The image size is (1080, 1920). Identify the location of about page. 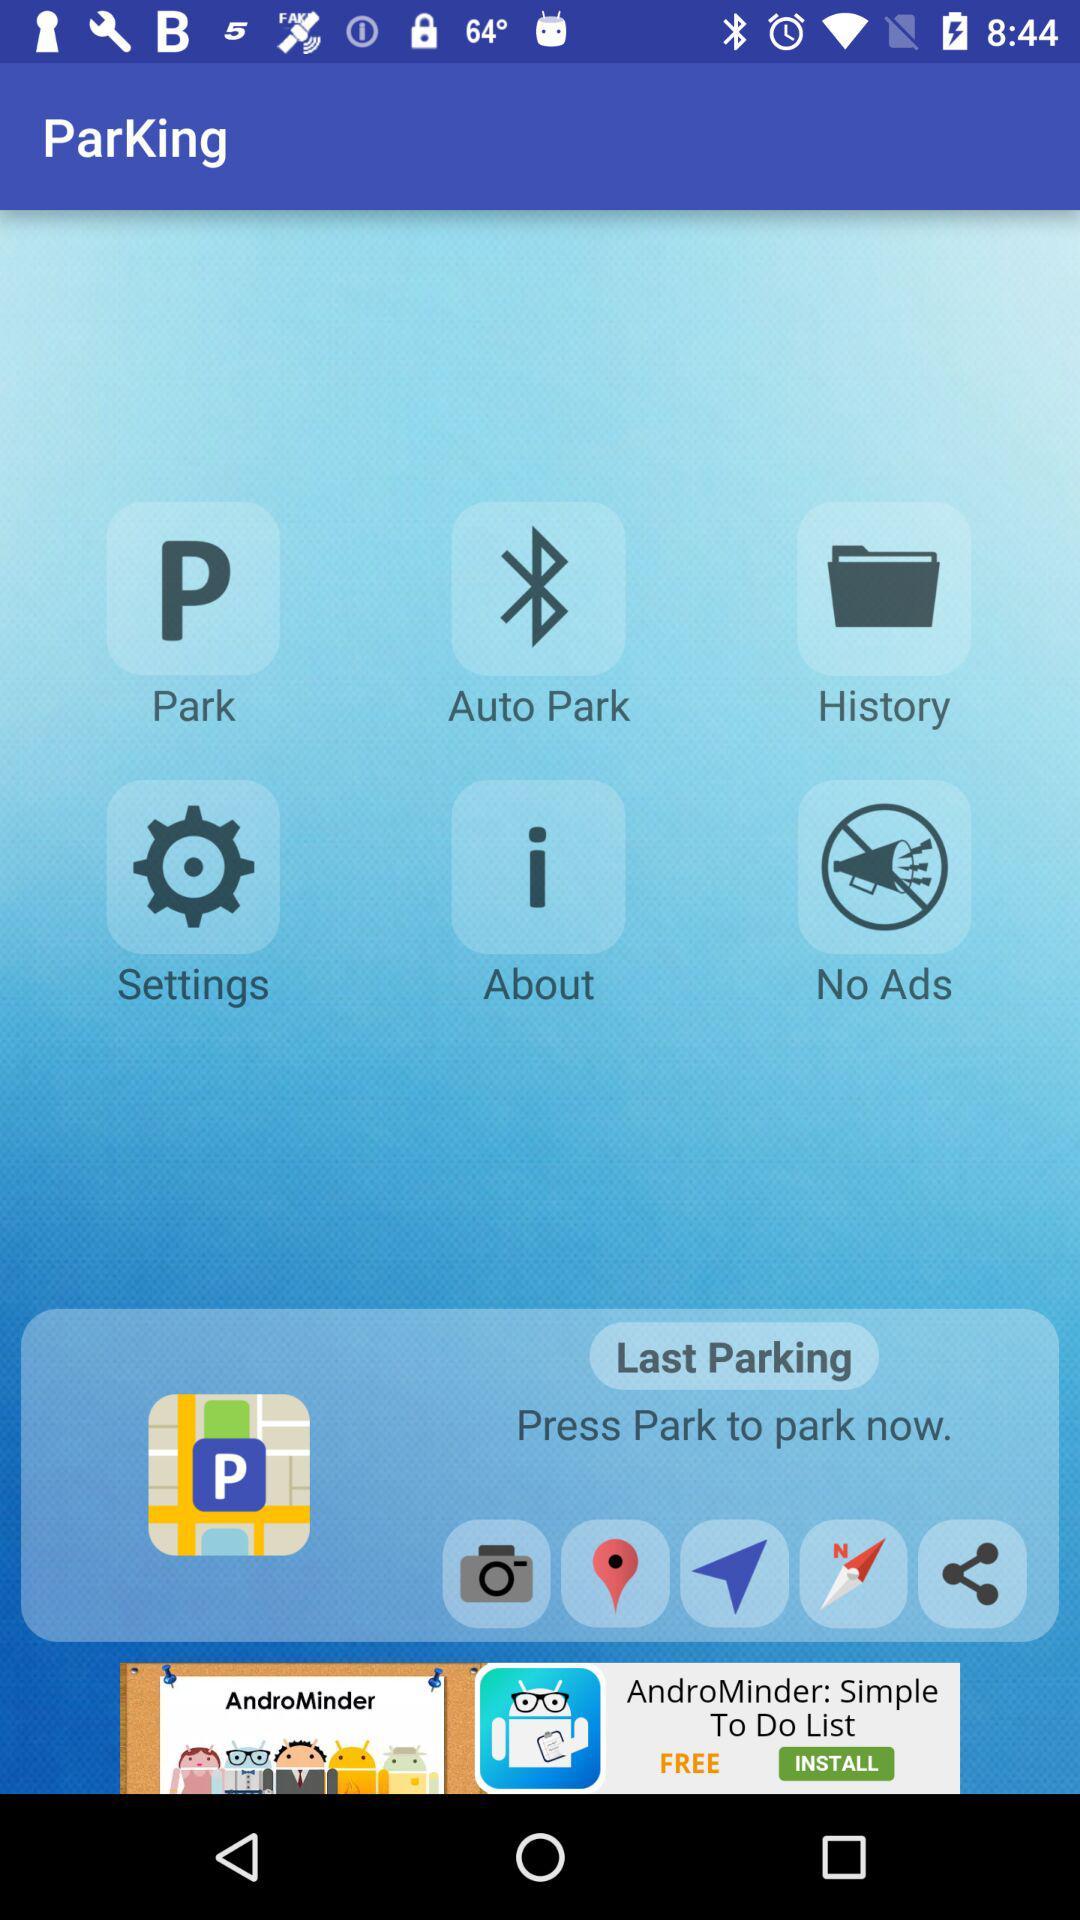
(537, 867).